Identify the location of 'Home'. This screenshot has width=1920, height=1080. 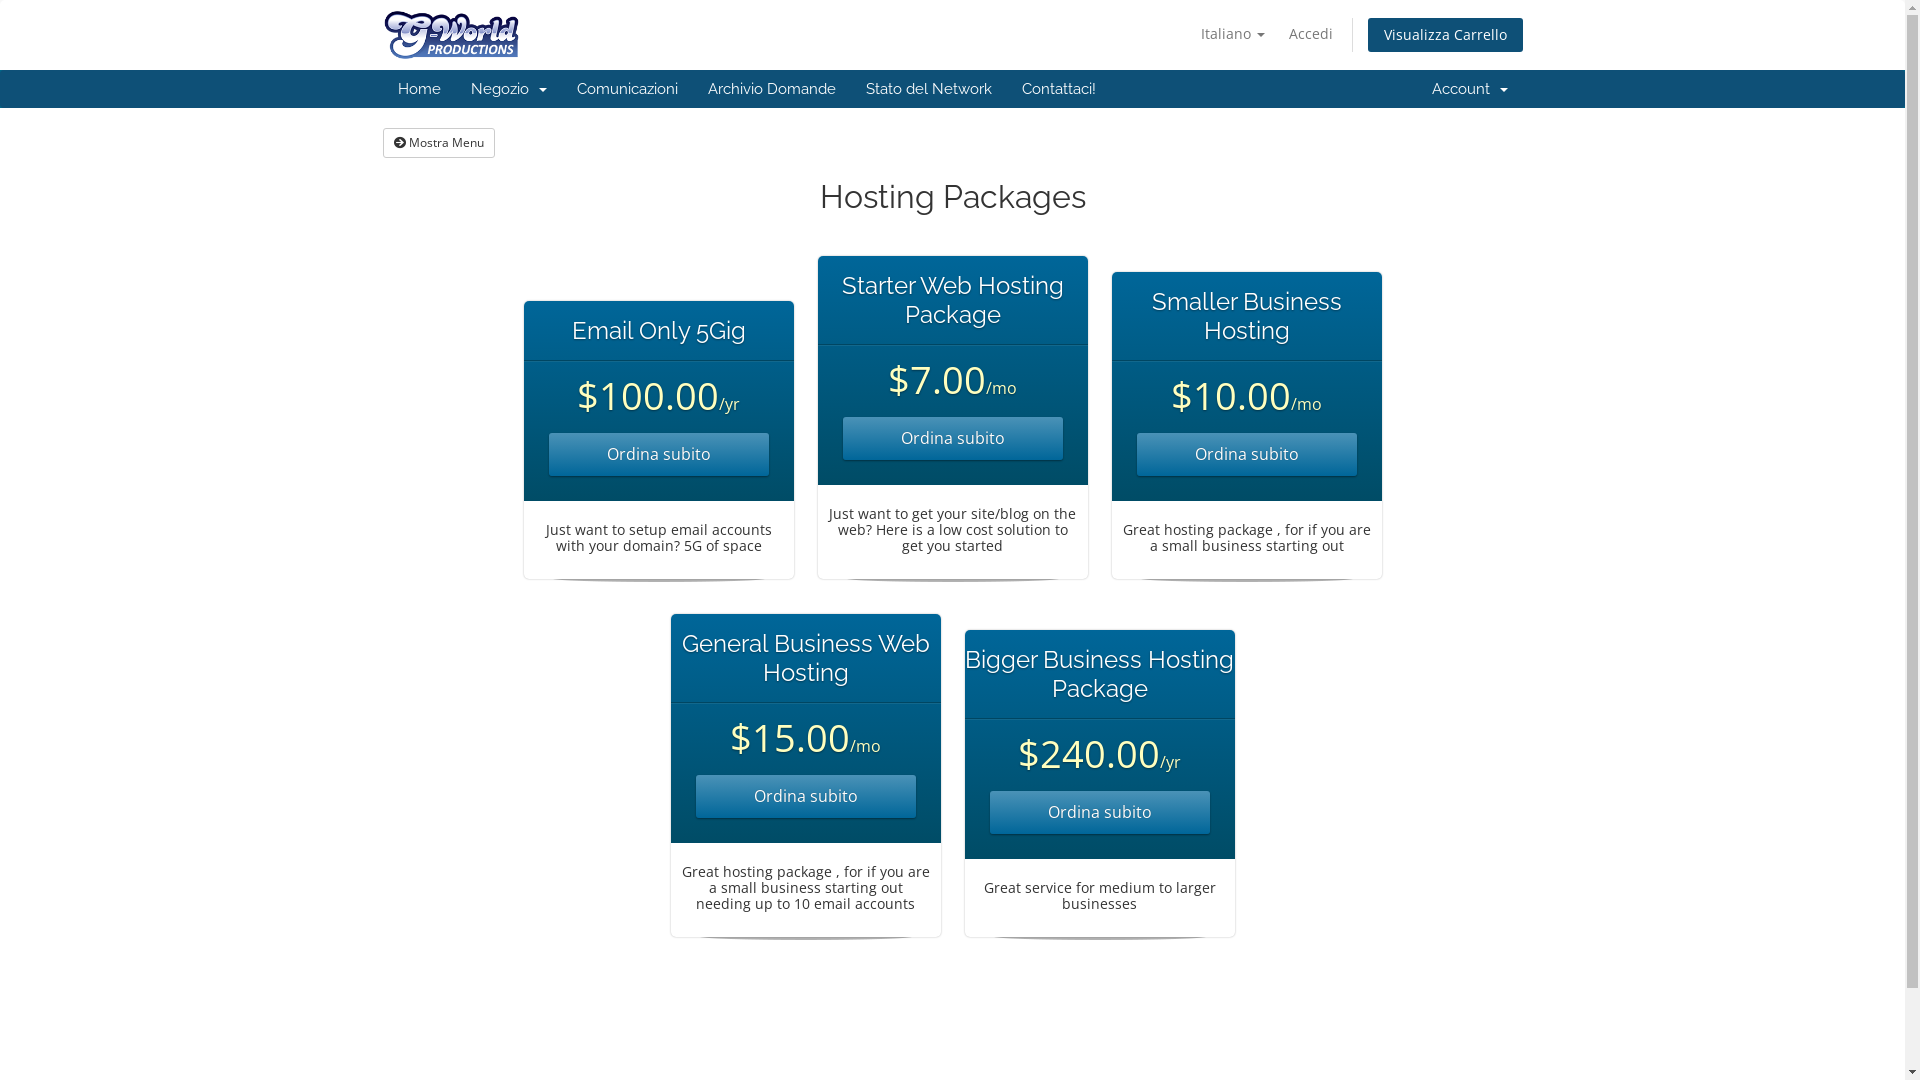
(417, 87).